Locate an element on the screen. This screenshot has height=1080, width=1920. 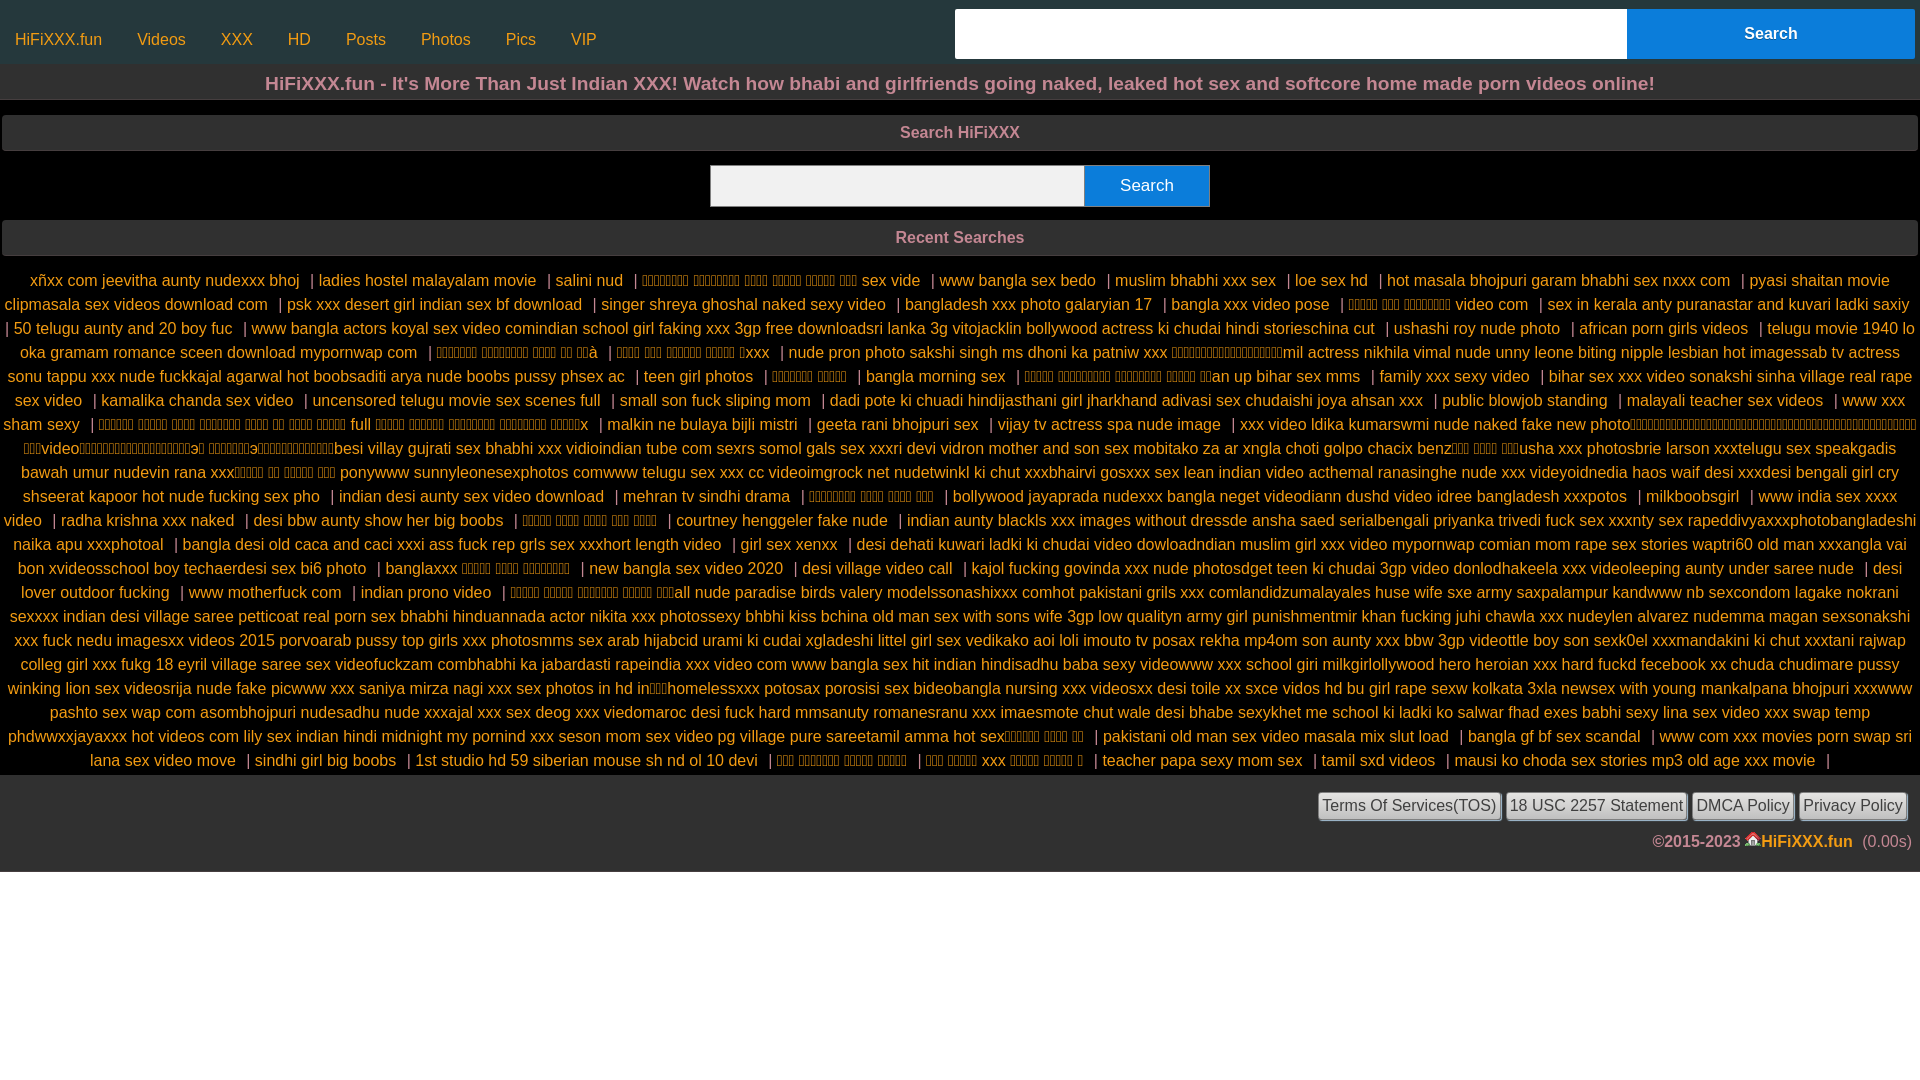
'www motherfuck com' is located at coordinates (264, 591).